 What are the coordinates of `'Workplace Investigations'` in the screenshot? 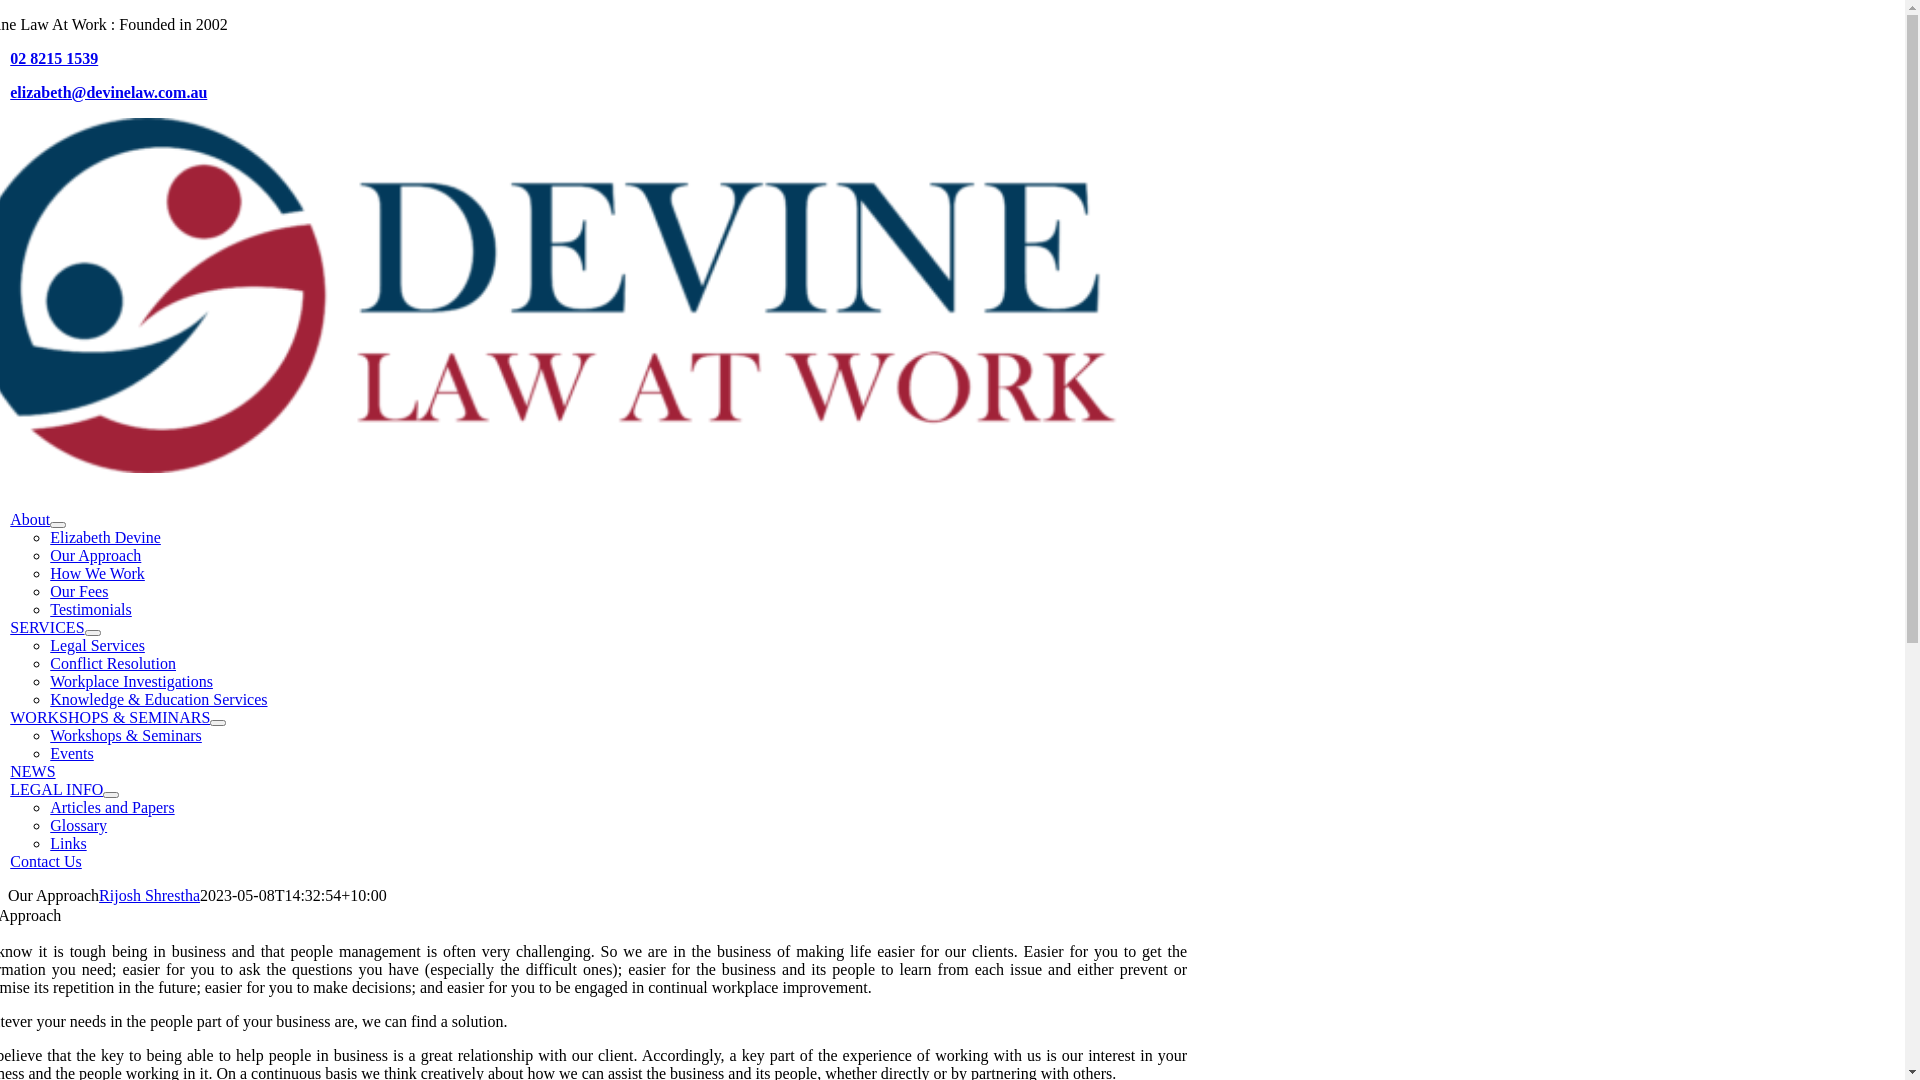 It's located at (130, 680).